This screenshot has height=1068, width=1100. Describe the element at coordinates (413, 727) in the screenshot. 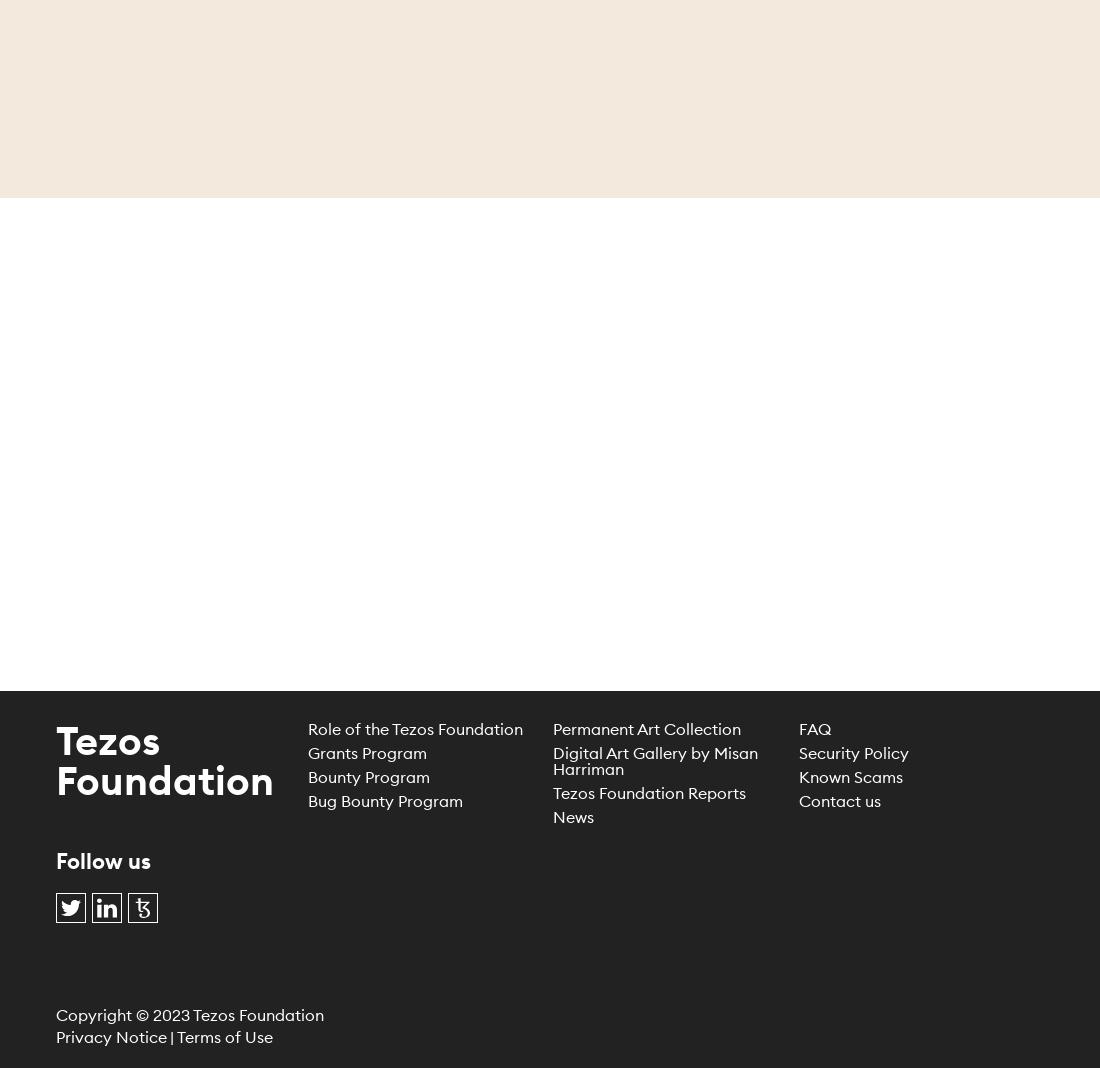

I see `'Role of the Tezos Foundation'` at that location.